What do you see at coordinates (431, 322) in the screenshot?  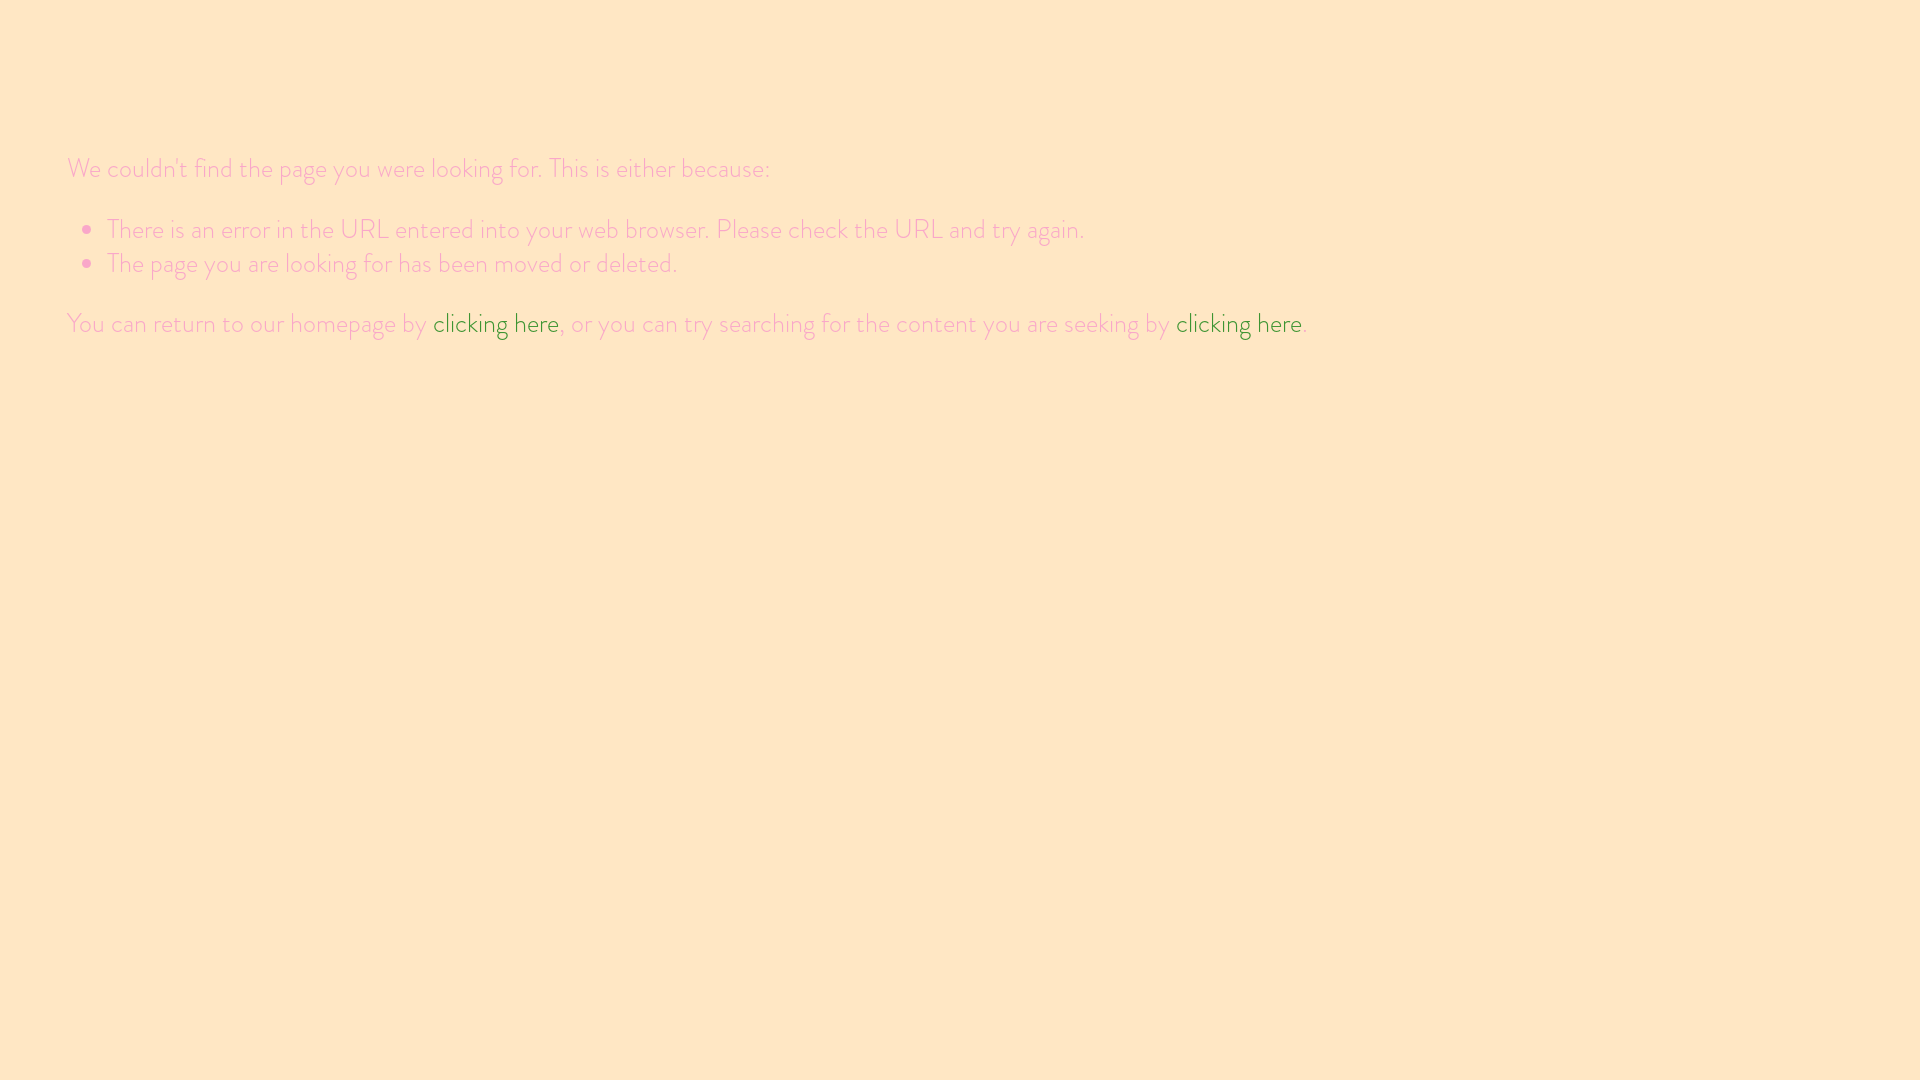 I see `'clicking here'` at bounding box center [431, 322].